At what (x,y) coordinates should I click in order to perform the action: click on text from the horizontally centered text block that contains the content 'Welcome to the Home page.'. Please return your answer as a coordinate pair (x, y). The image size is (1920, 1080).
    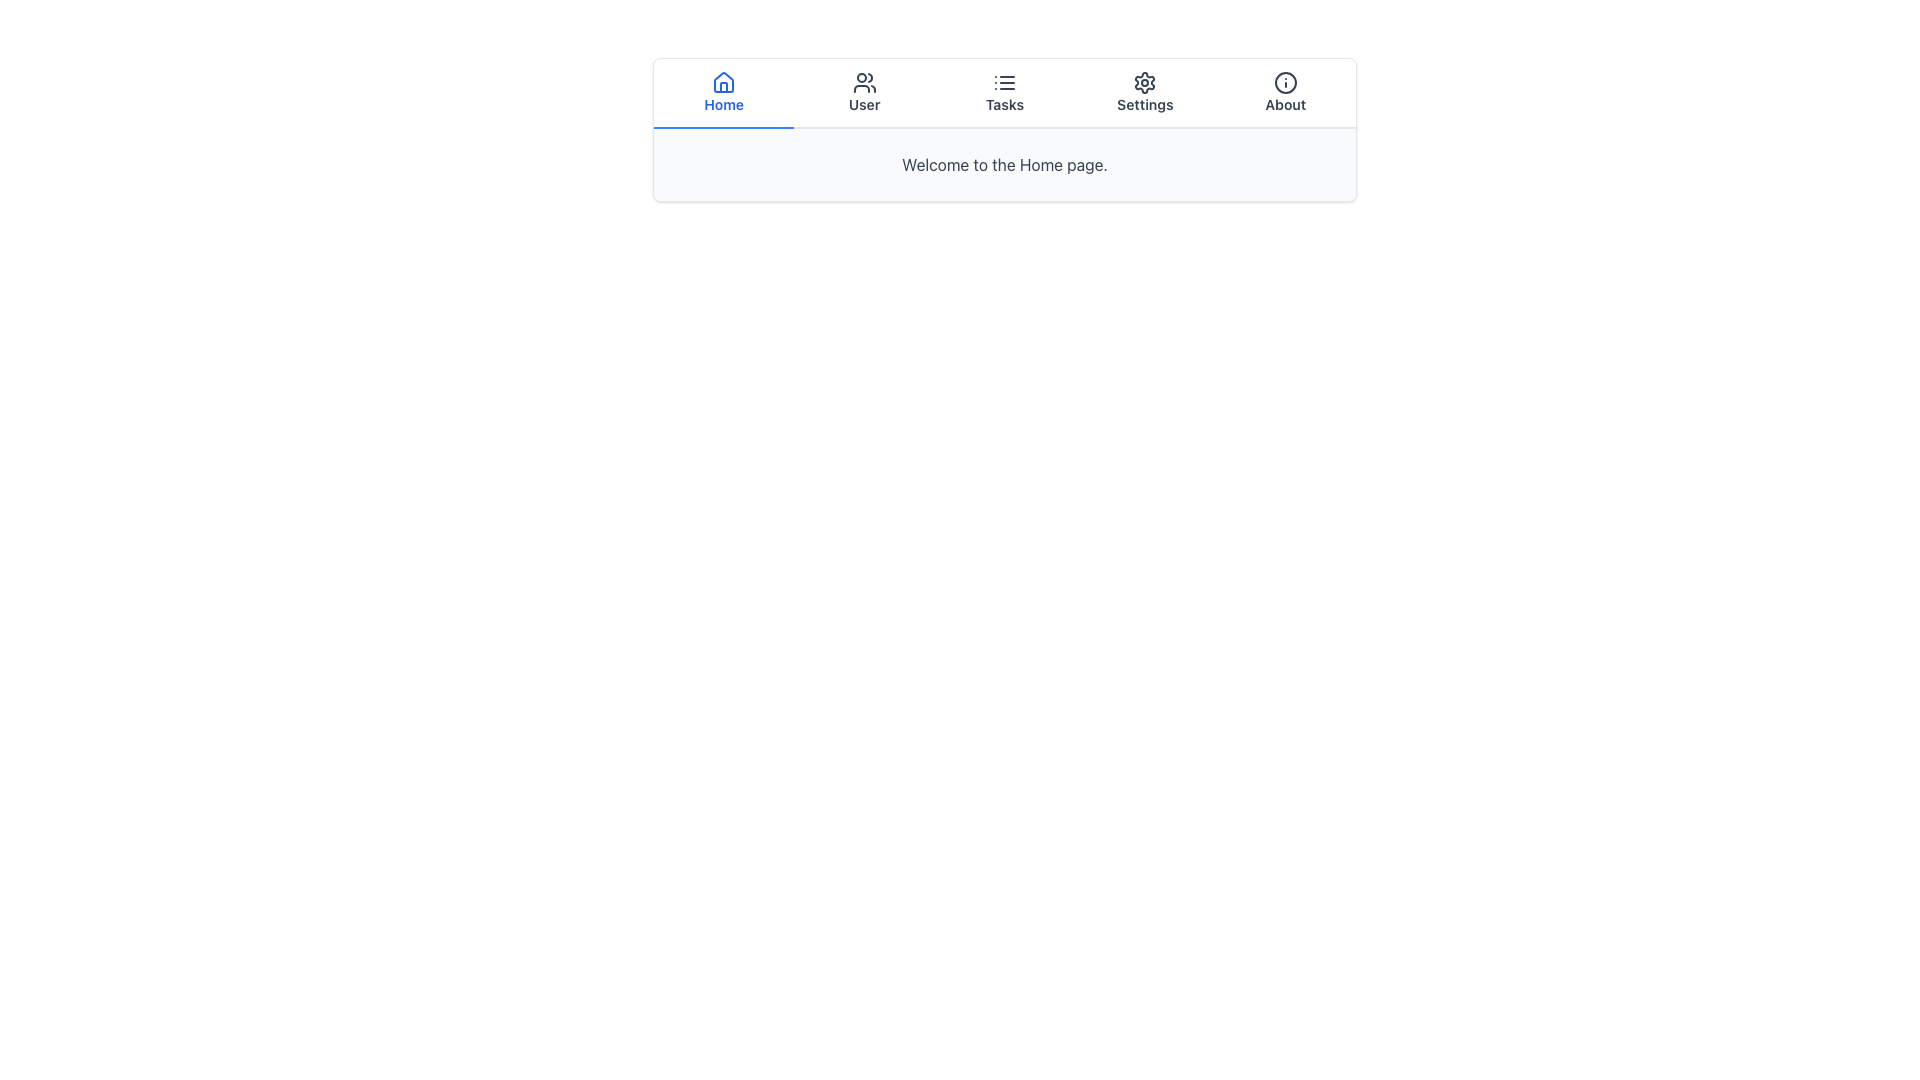
    Looking at the image, I should click on (1004, 164).